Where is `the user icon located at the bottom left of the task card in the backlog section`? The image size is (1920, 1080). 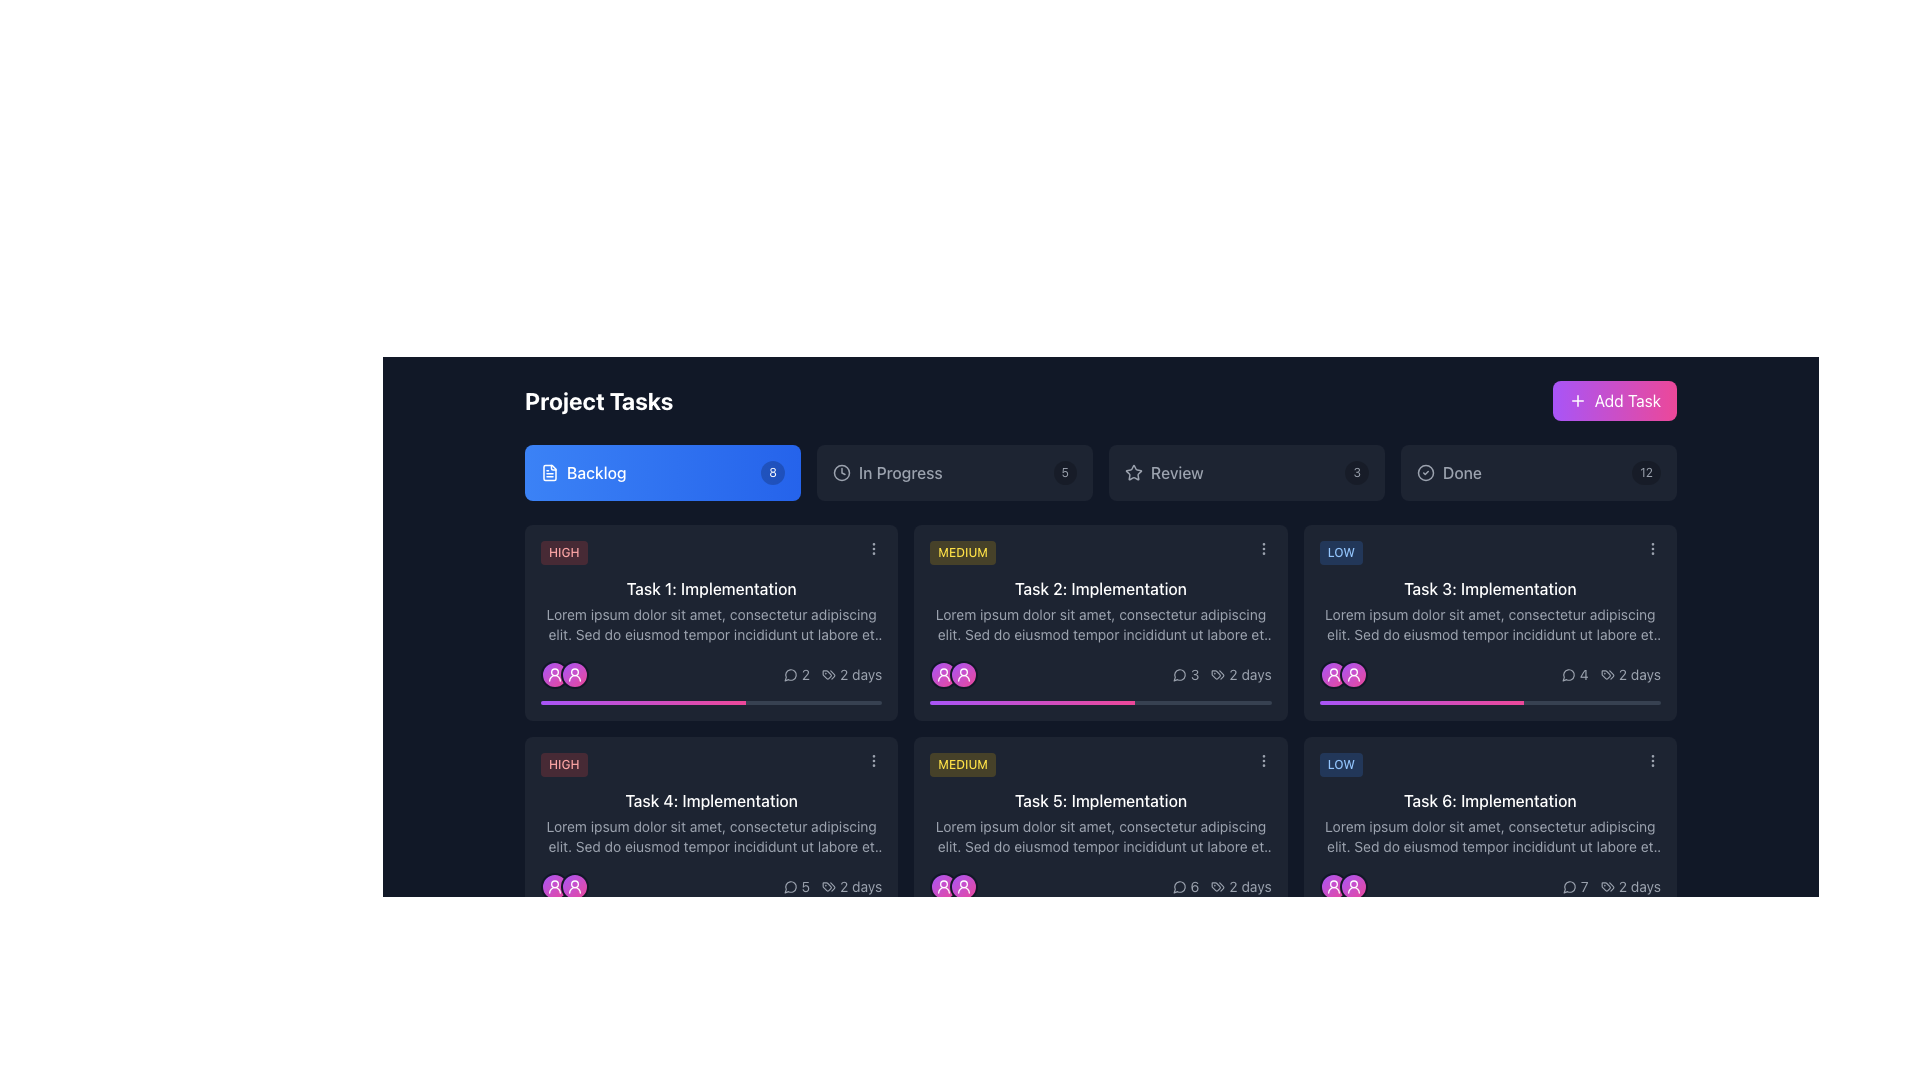
the user icon located at the bottom left of the task card in the backlog section is located at coordinates (943, 675).